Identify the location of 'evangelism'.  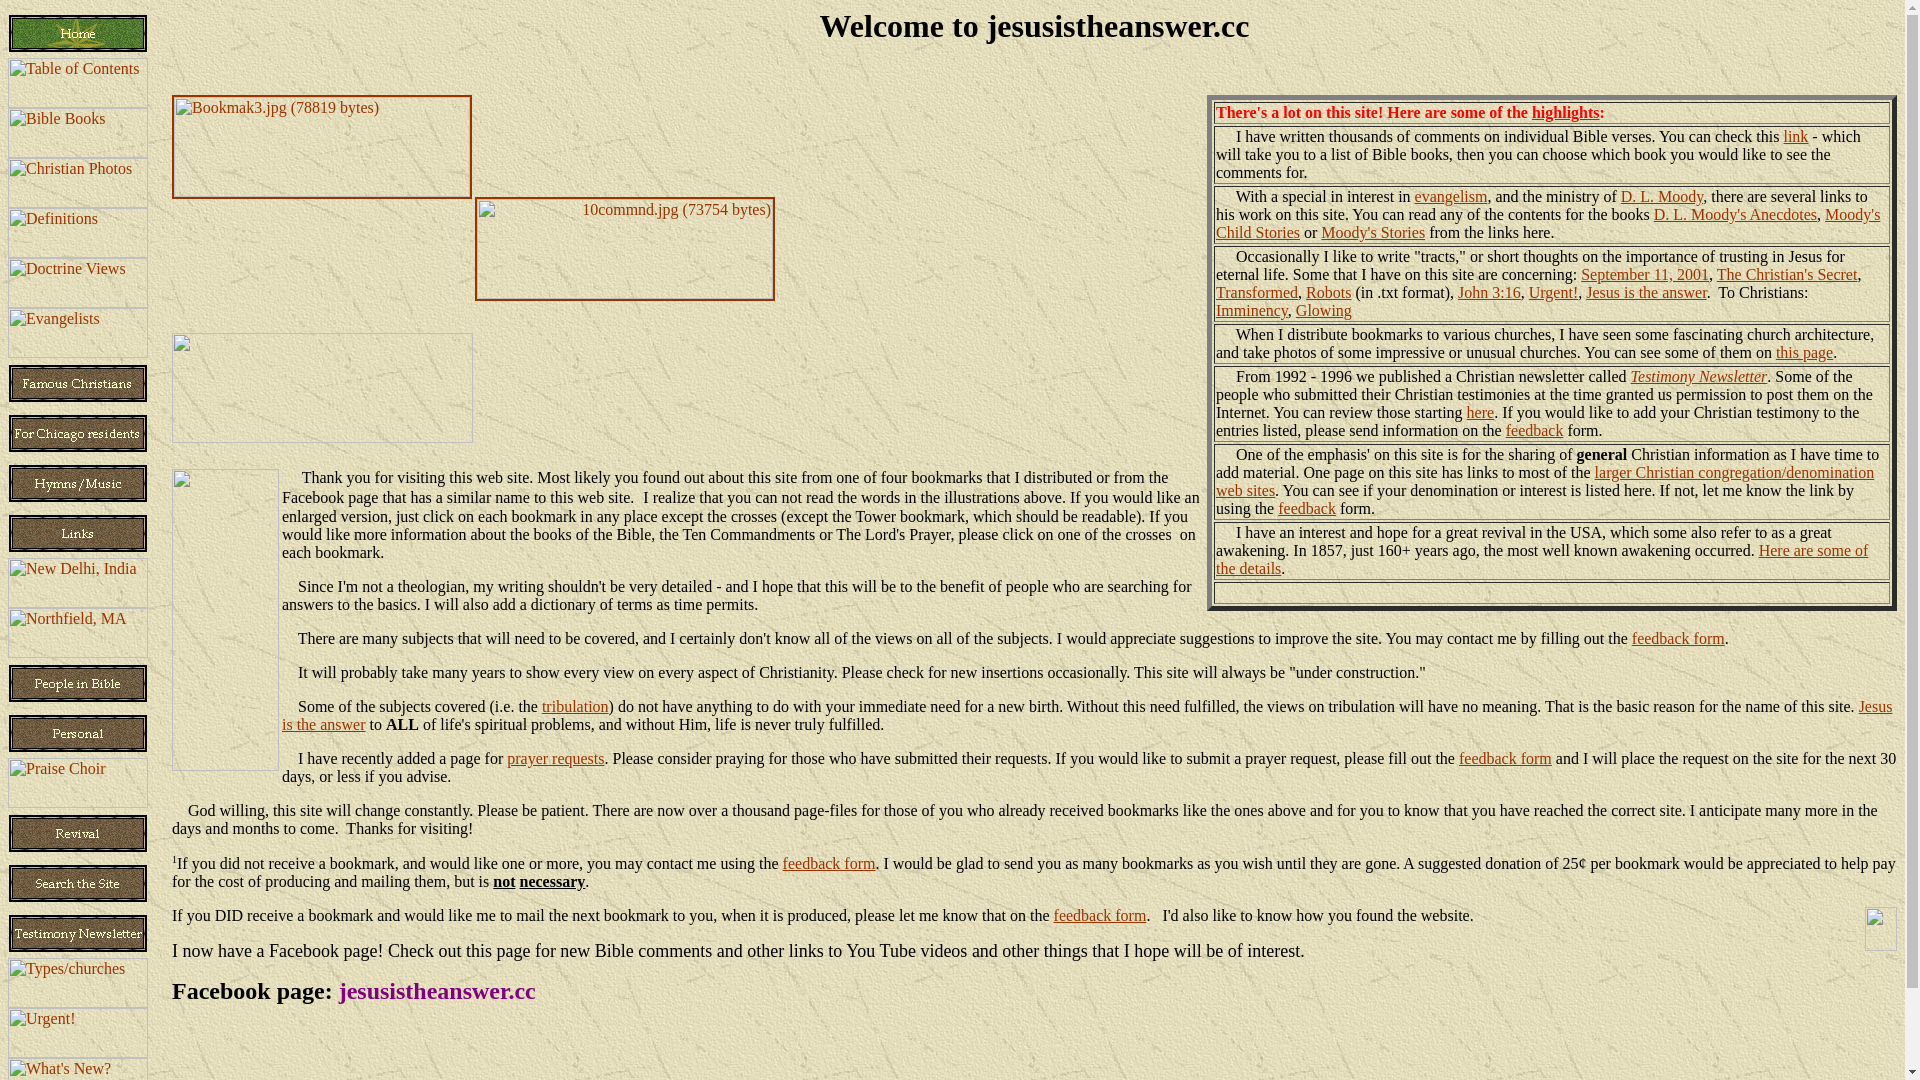
(1451, 196).